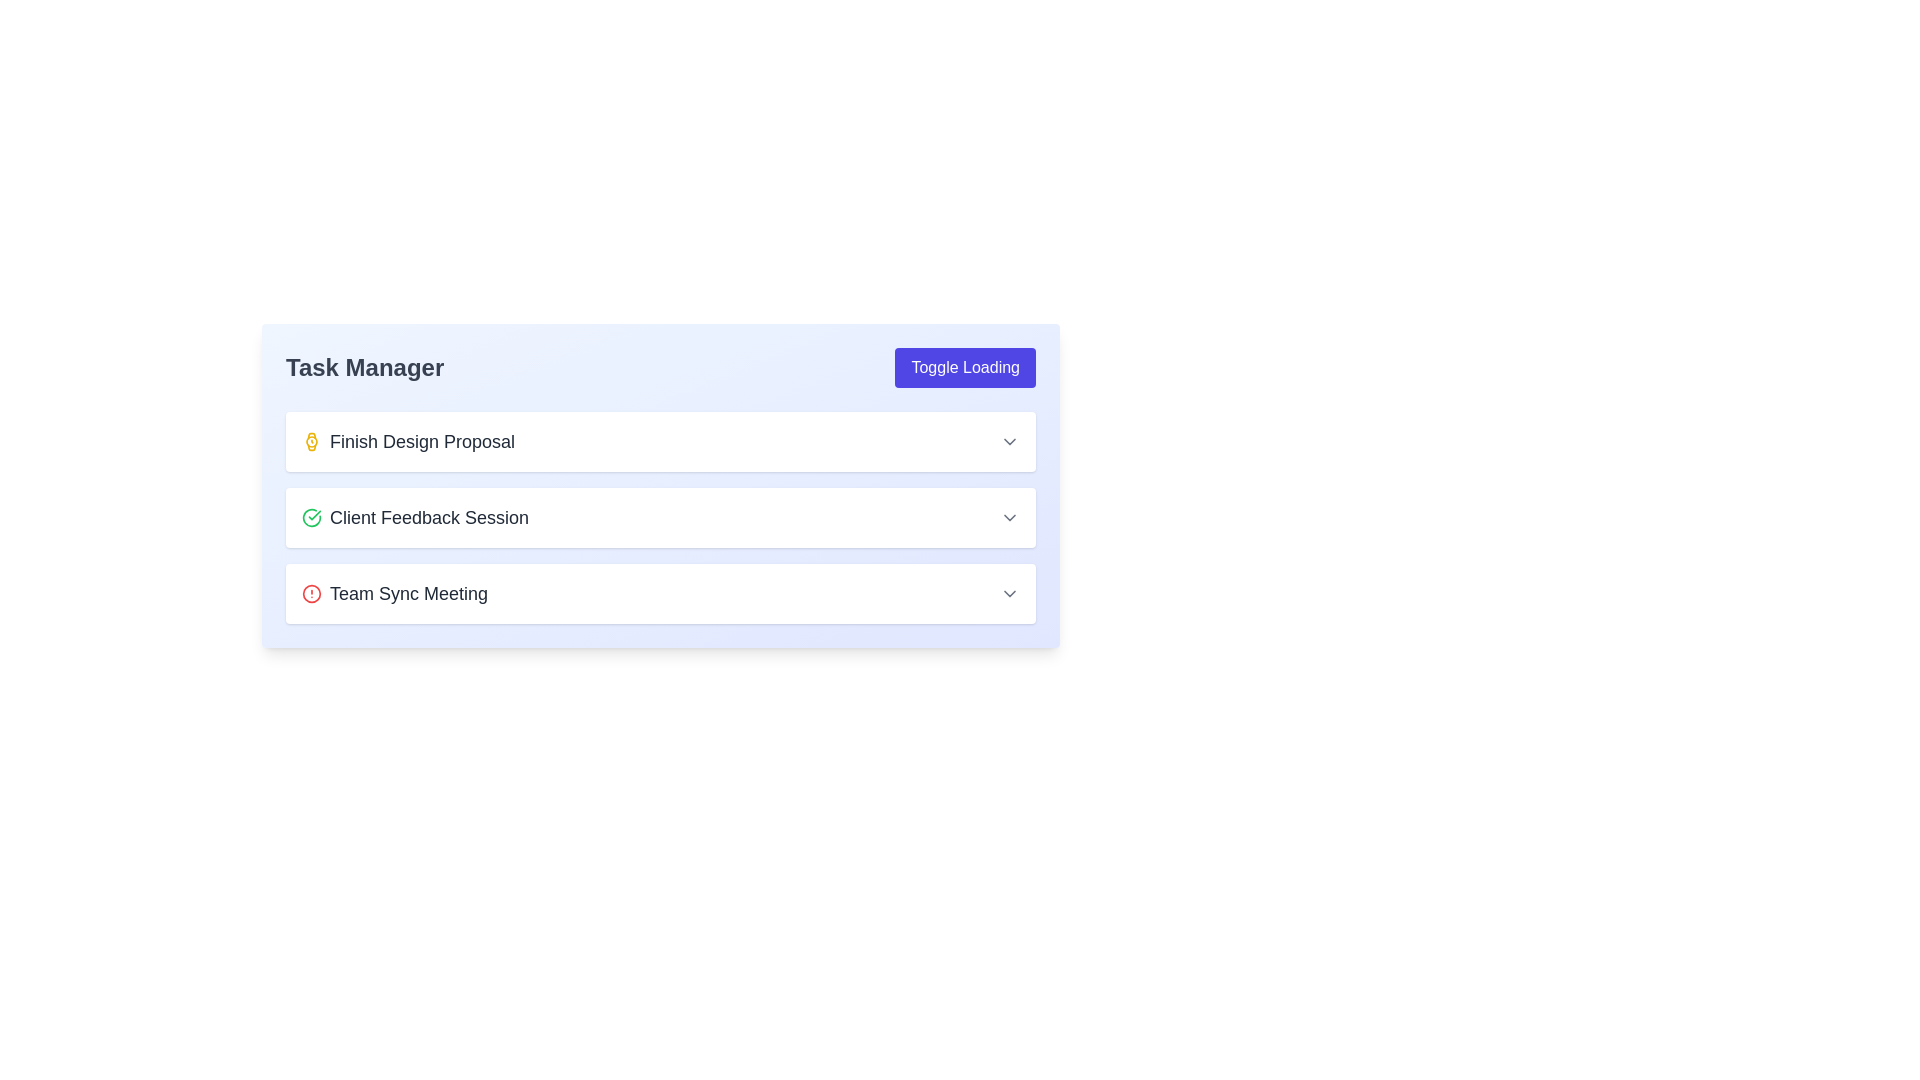  I want to click on the red circular alert icon indicating a warning next to the 'Team Sync Meeting' text, so click(311, 593).